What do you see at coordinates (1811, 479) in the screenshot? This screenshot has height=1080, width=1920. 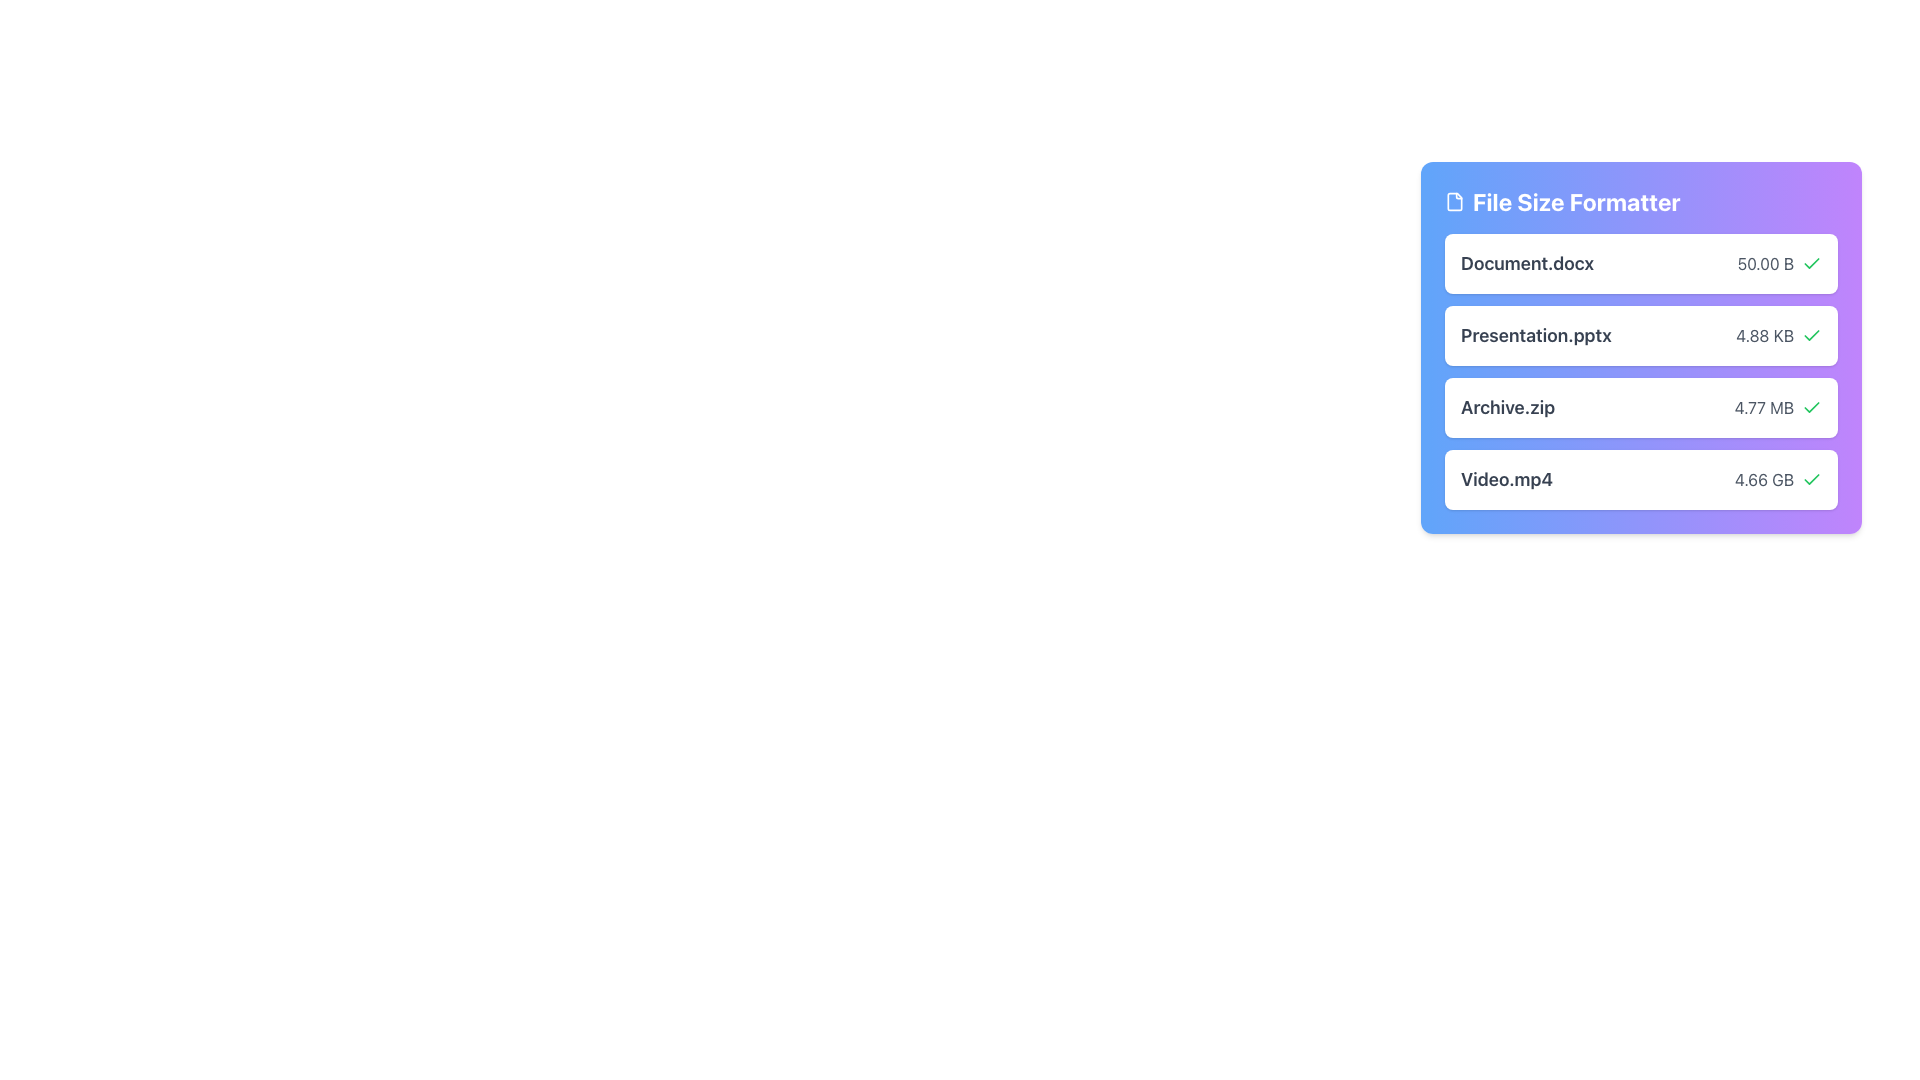 I see `the green checkmark icon located next to the text '4.66 GB' in the file list display to visually recognize its status` at bounding box center [1811, 479].